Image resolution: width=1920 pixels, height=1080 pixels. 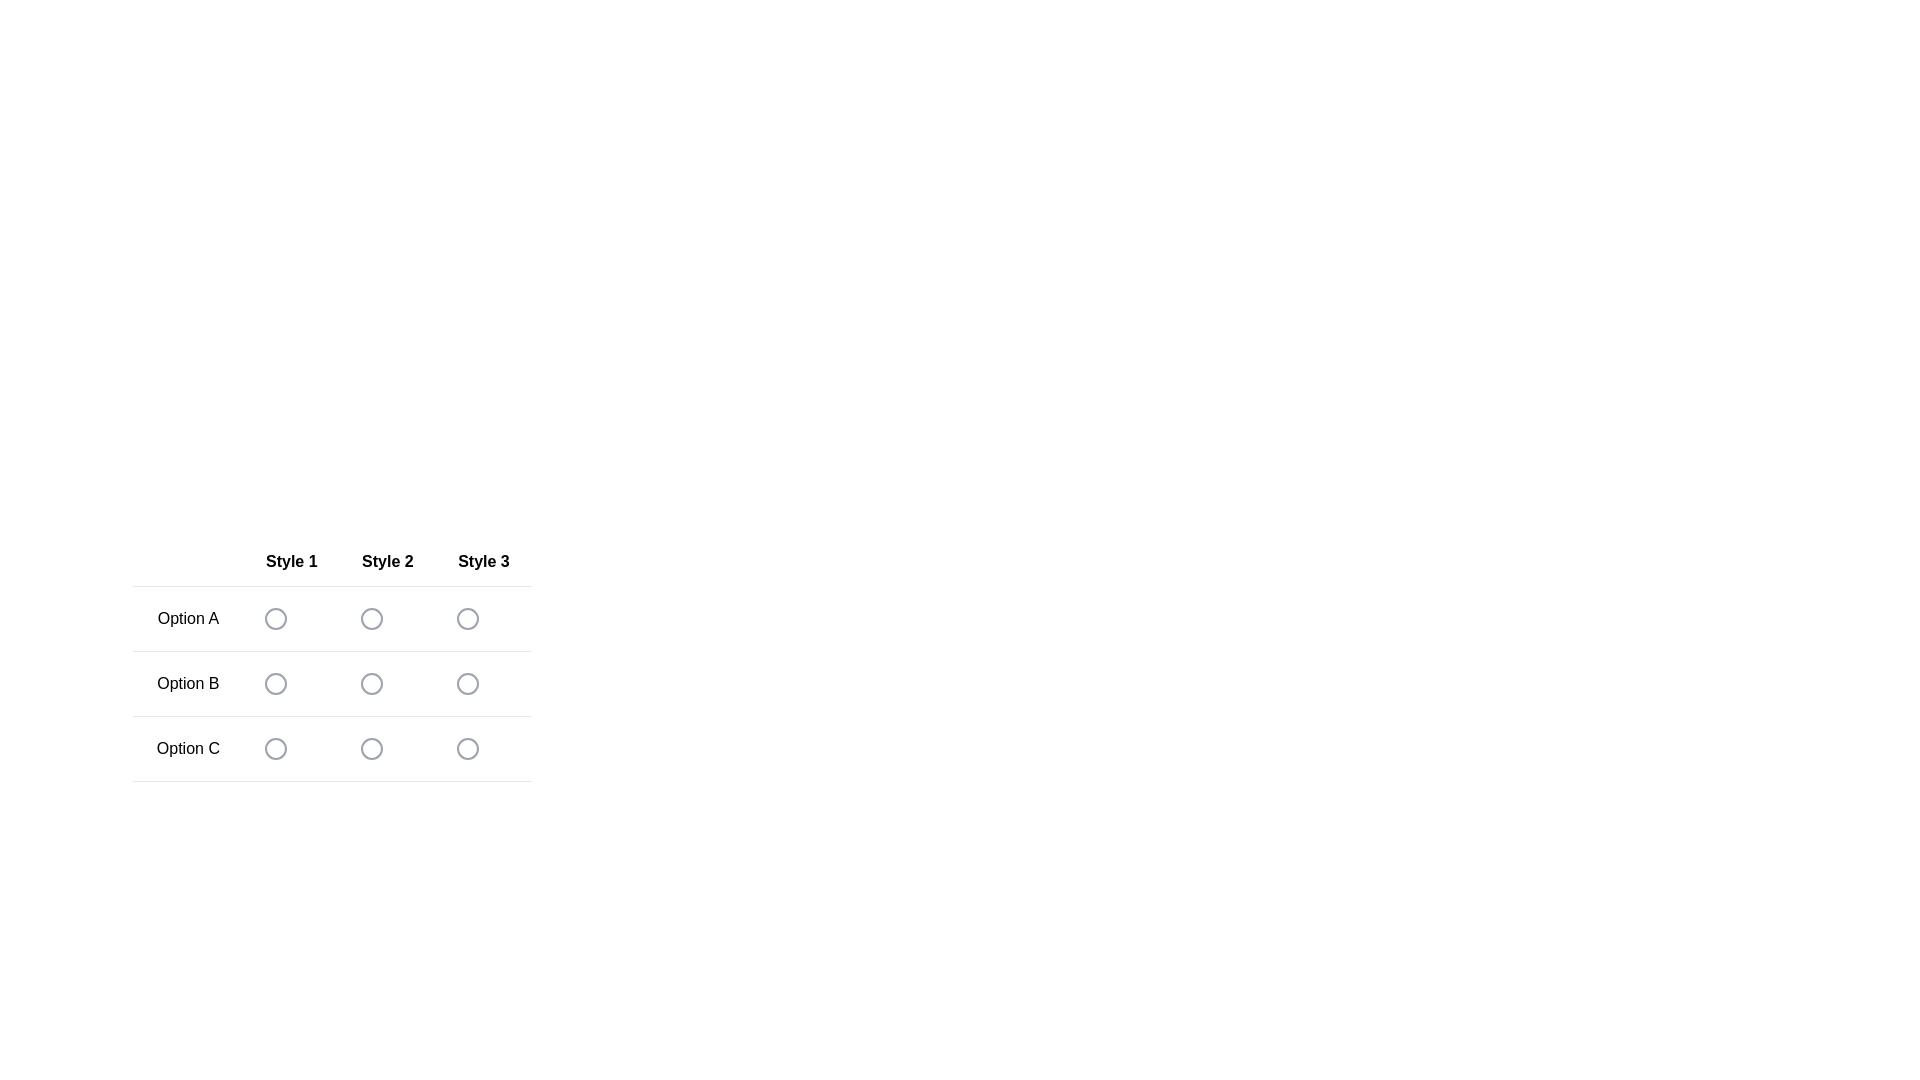 I want to click on the text label displaying 'Style 3' in bold black font, which is the last element in a horizontal row of similar labels above multiple-choice options, so click(x=484, y=562).